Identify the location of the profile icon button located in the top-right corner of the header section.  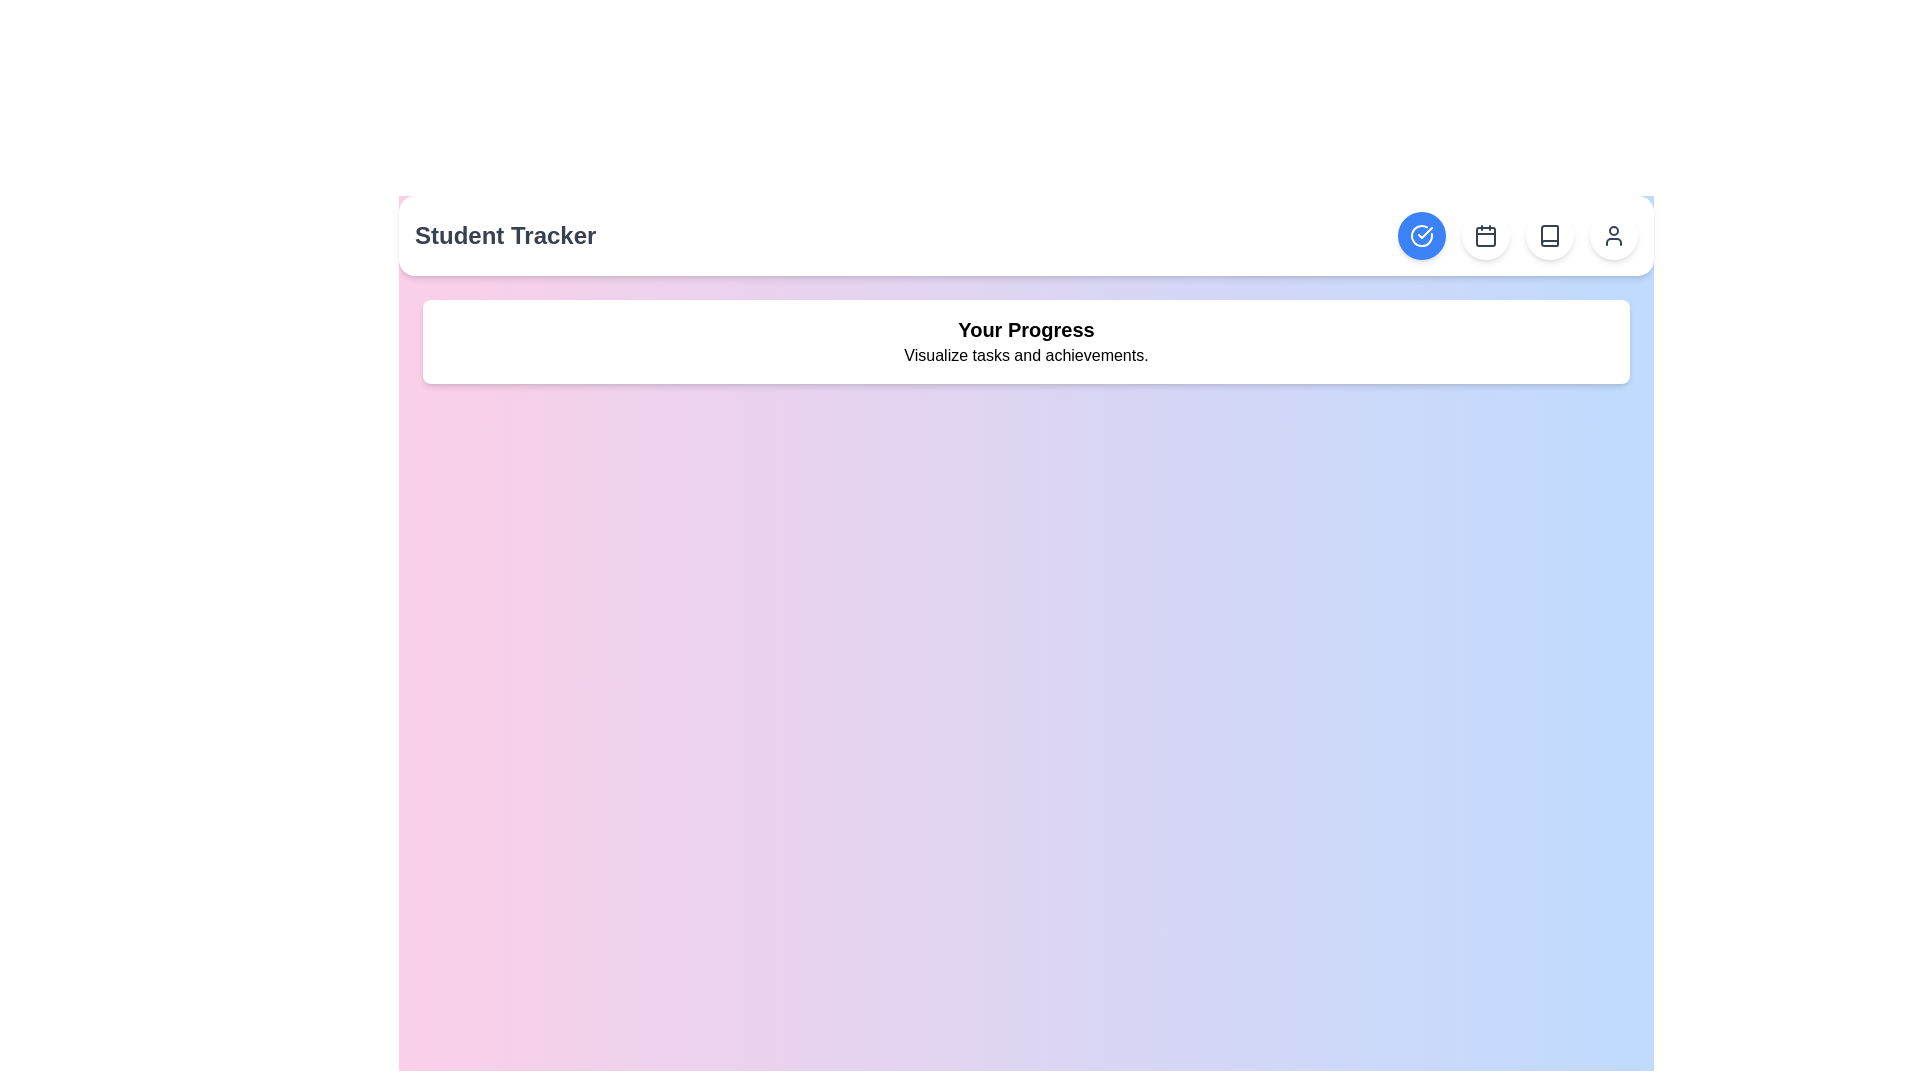
(1613, 234).